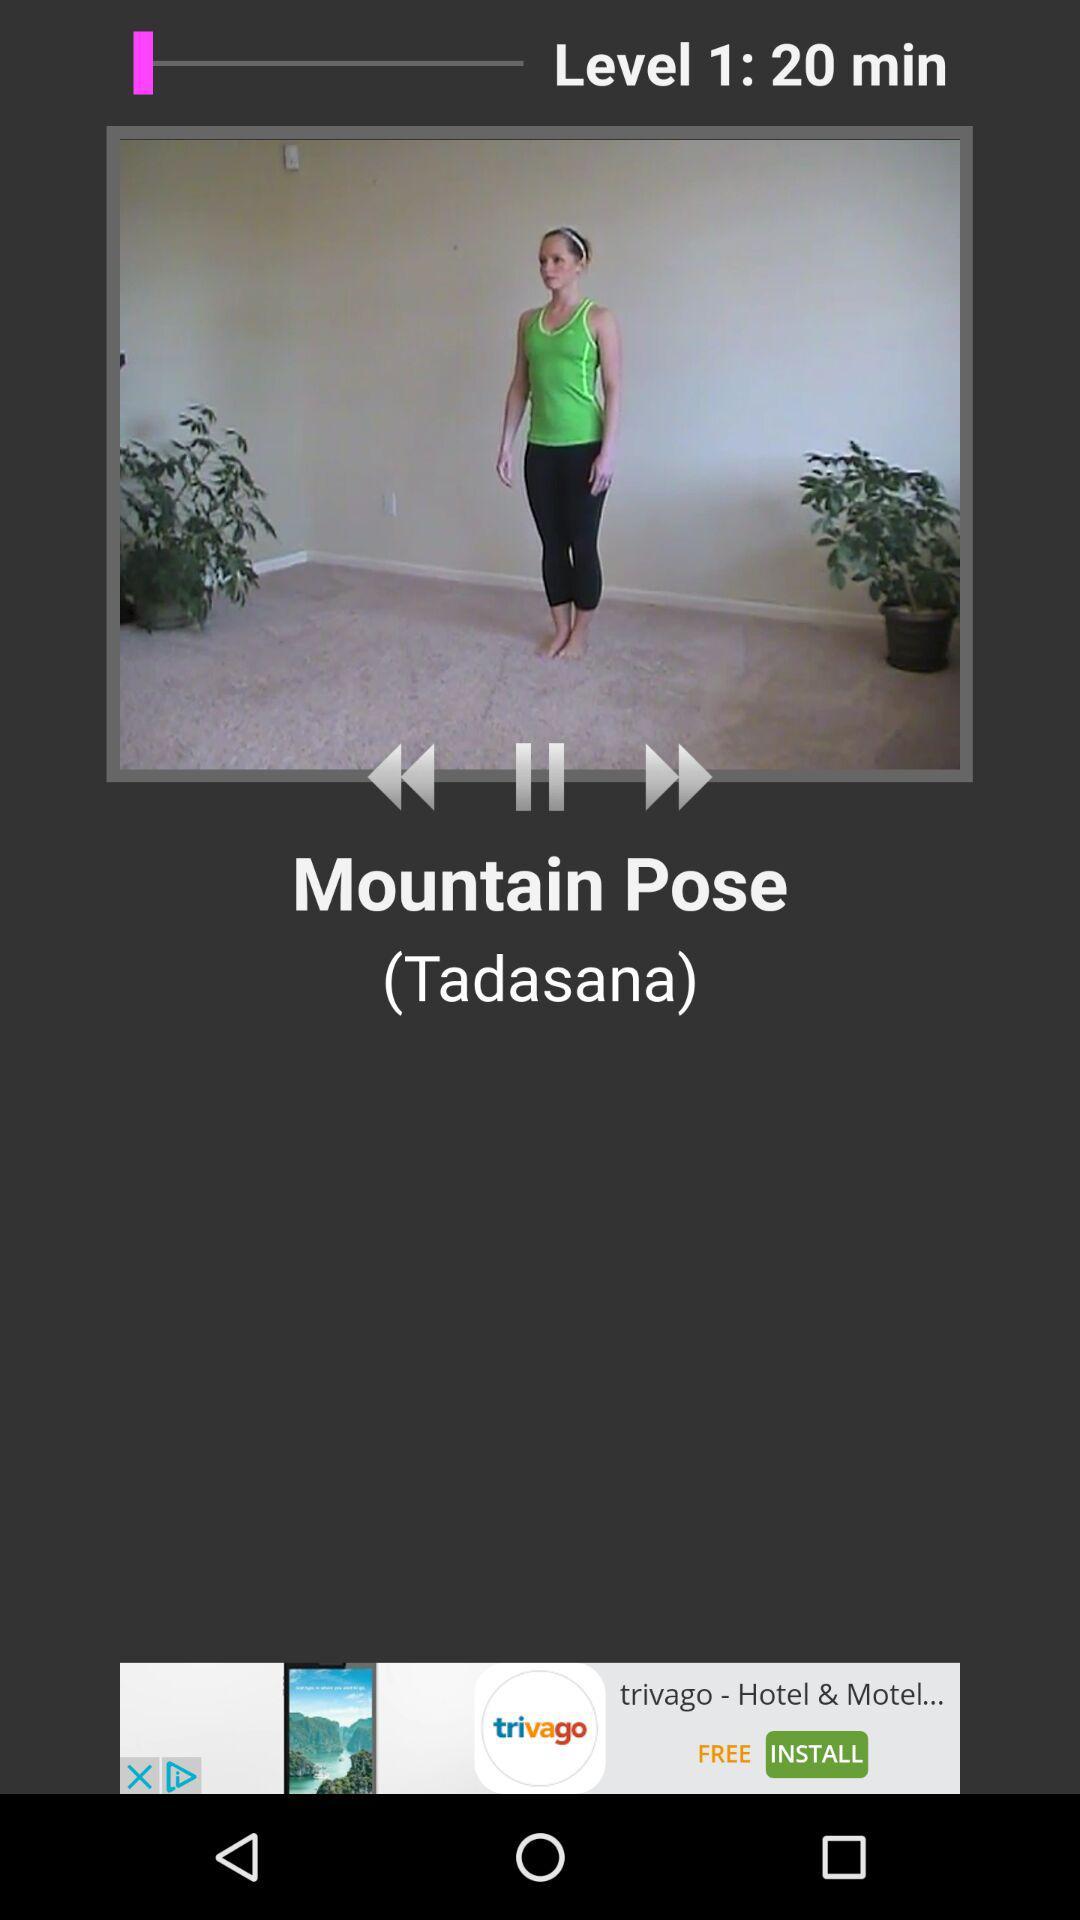 The height and width of the screenshot is (1920, 1080). Describe the element at coordinates (540, 776) in the screenshot. I see `switch to stop option` at that location.